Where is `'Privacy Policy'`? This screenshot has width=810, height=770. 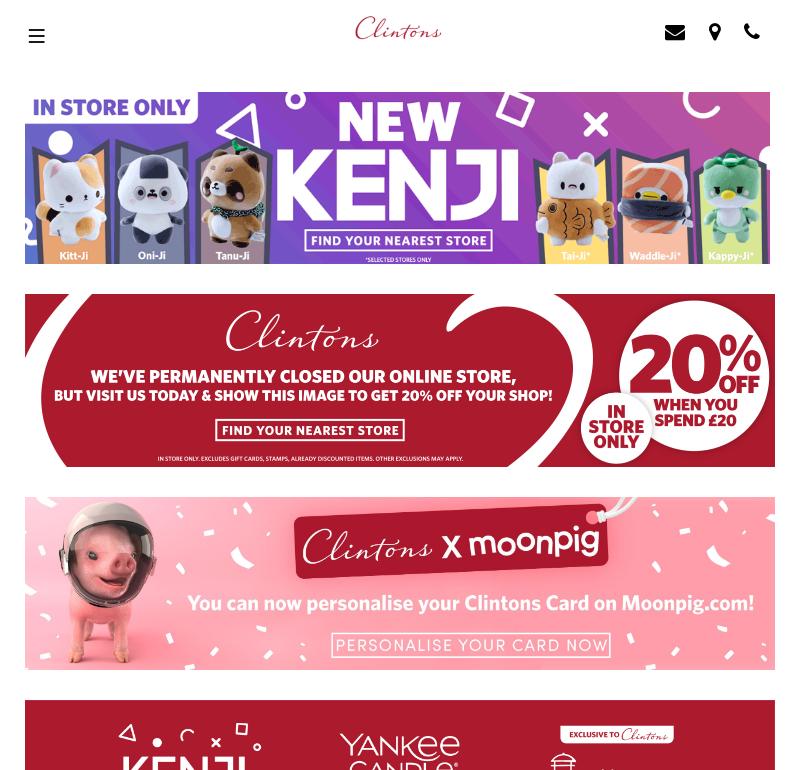
'Privacy Policy' is located at coordinates (72, 623).